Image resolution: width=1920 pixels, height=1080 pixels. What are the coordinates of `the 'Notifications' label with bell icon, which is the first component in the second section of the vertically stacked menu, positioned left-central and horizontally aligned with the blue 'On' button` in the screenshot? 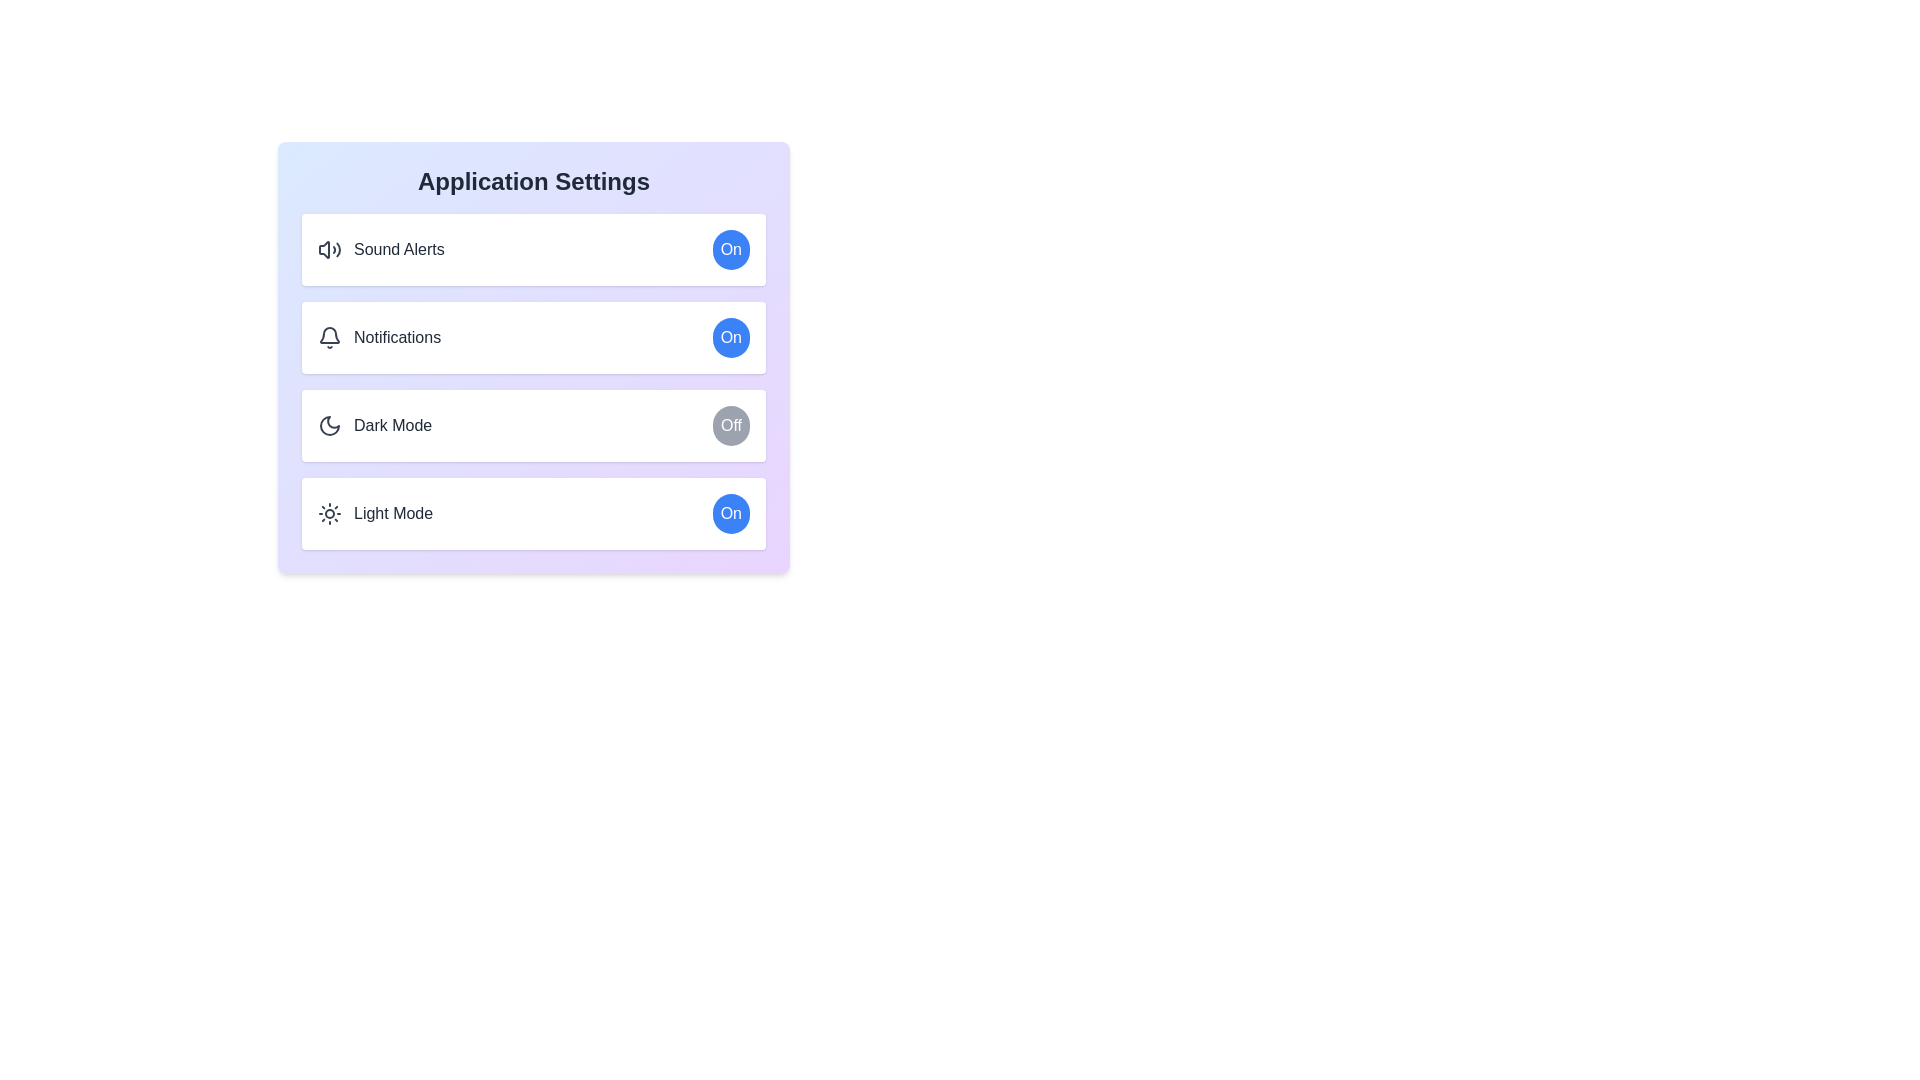 It's located at (379, 337).